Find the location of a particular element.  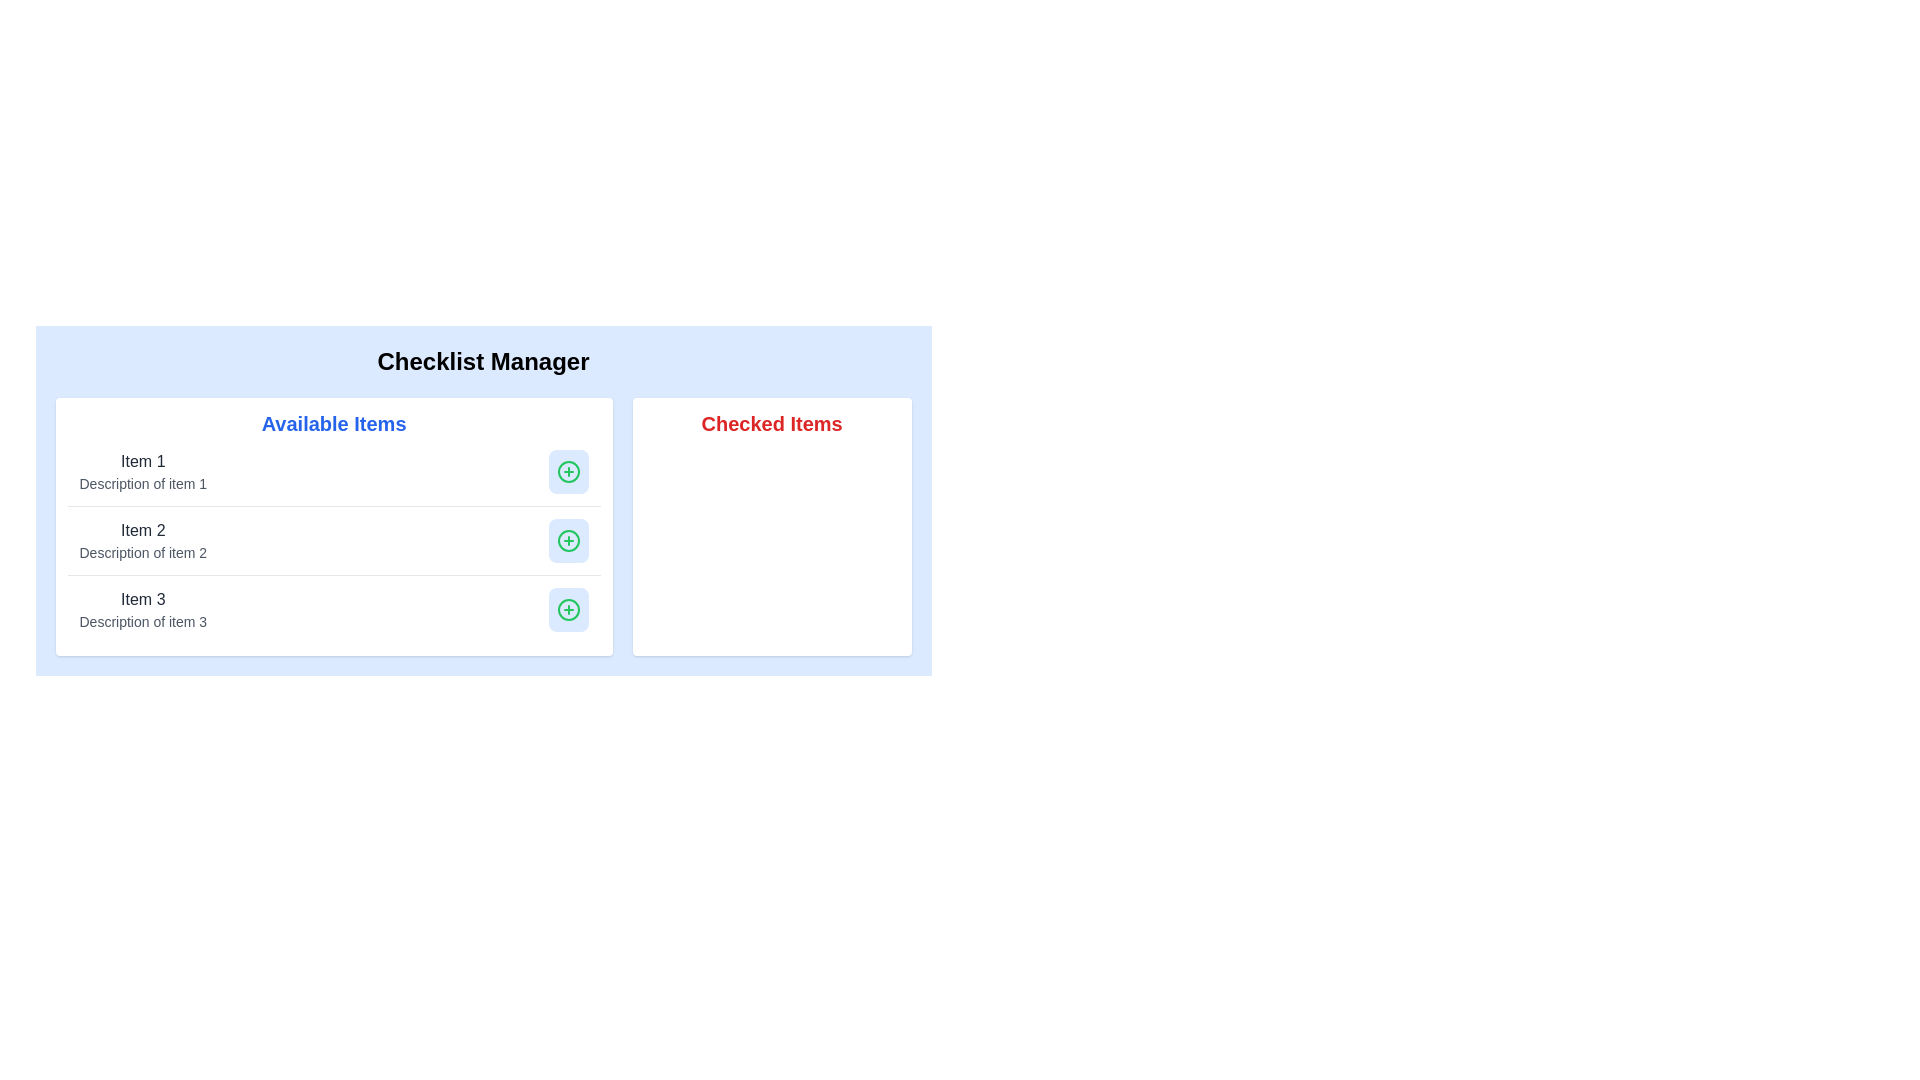

the text label 'Item 2' styled in medium font weight and gray color, located in the 'Available Items' section of the 'Checklist Manager' interface is located at coordinates (142, 530).